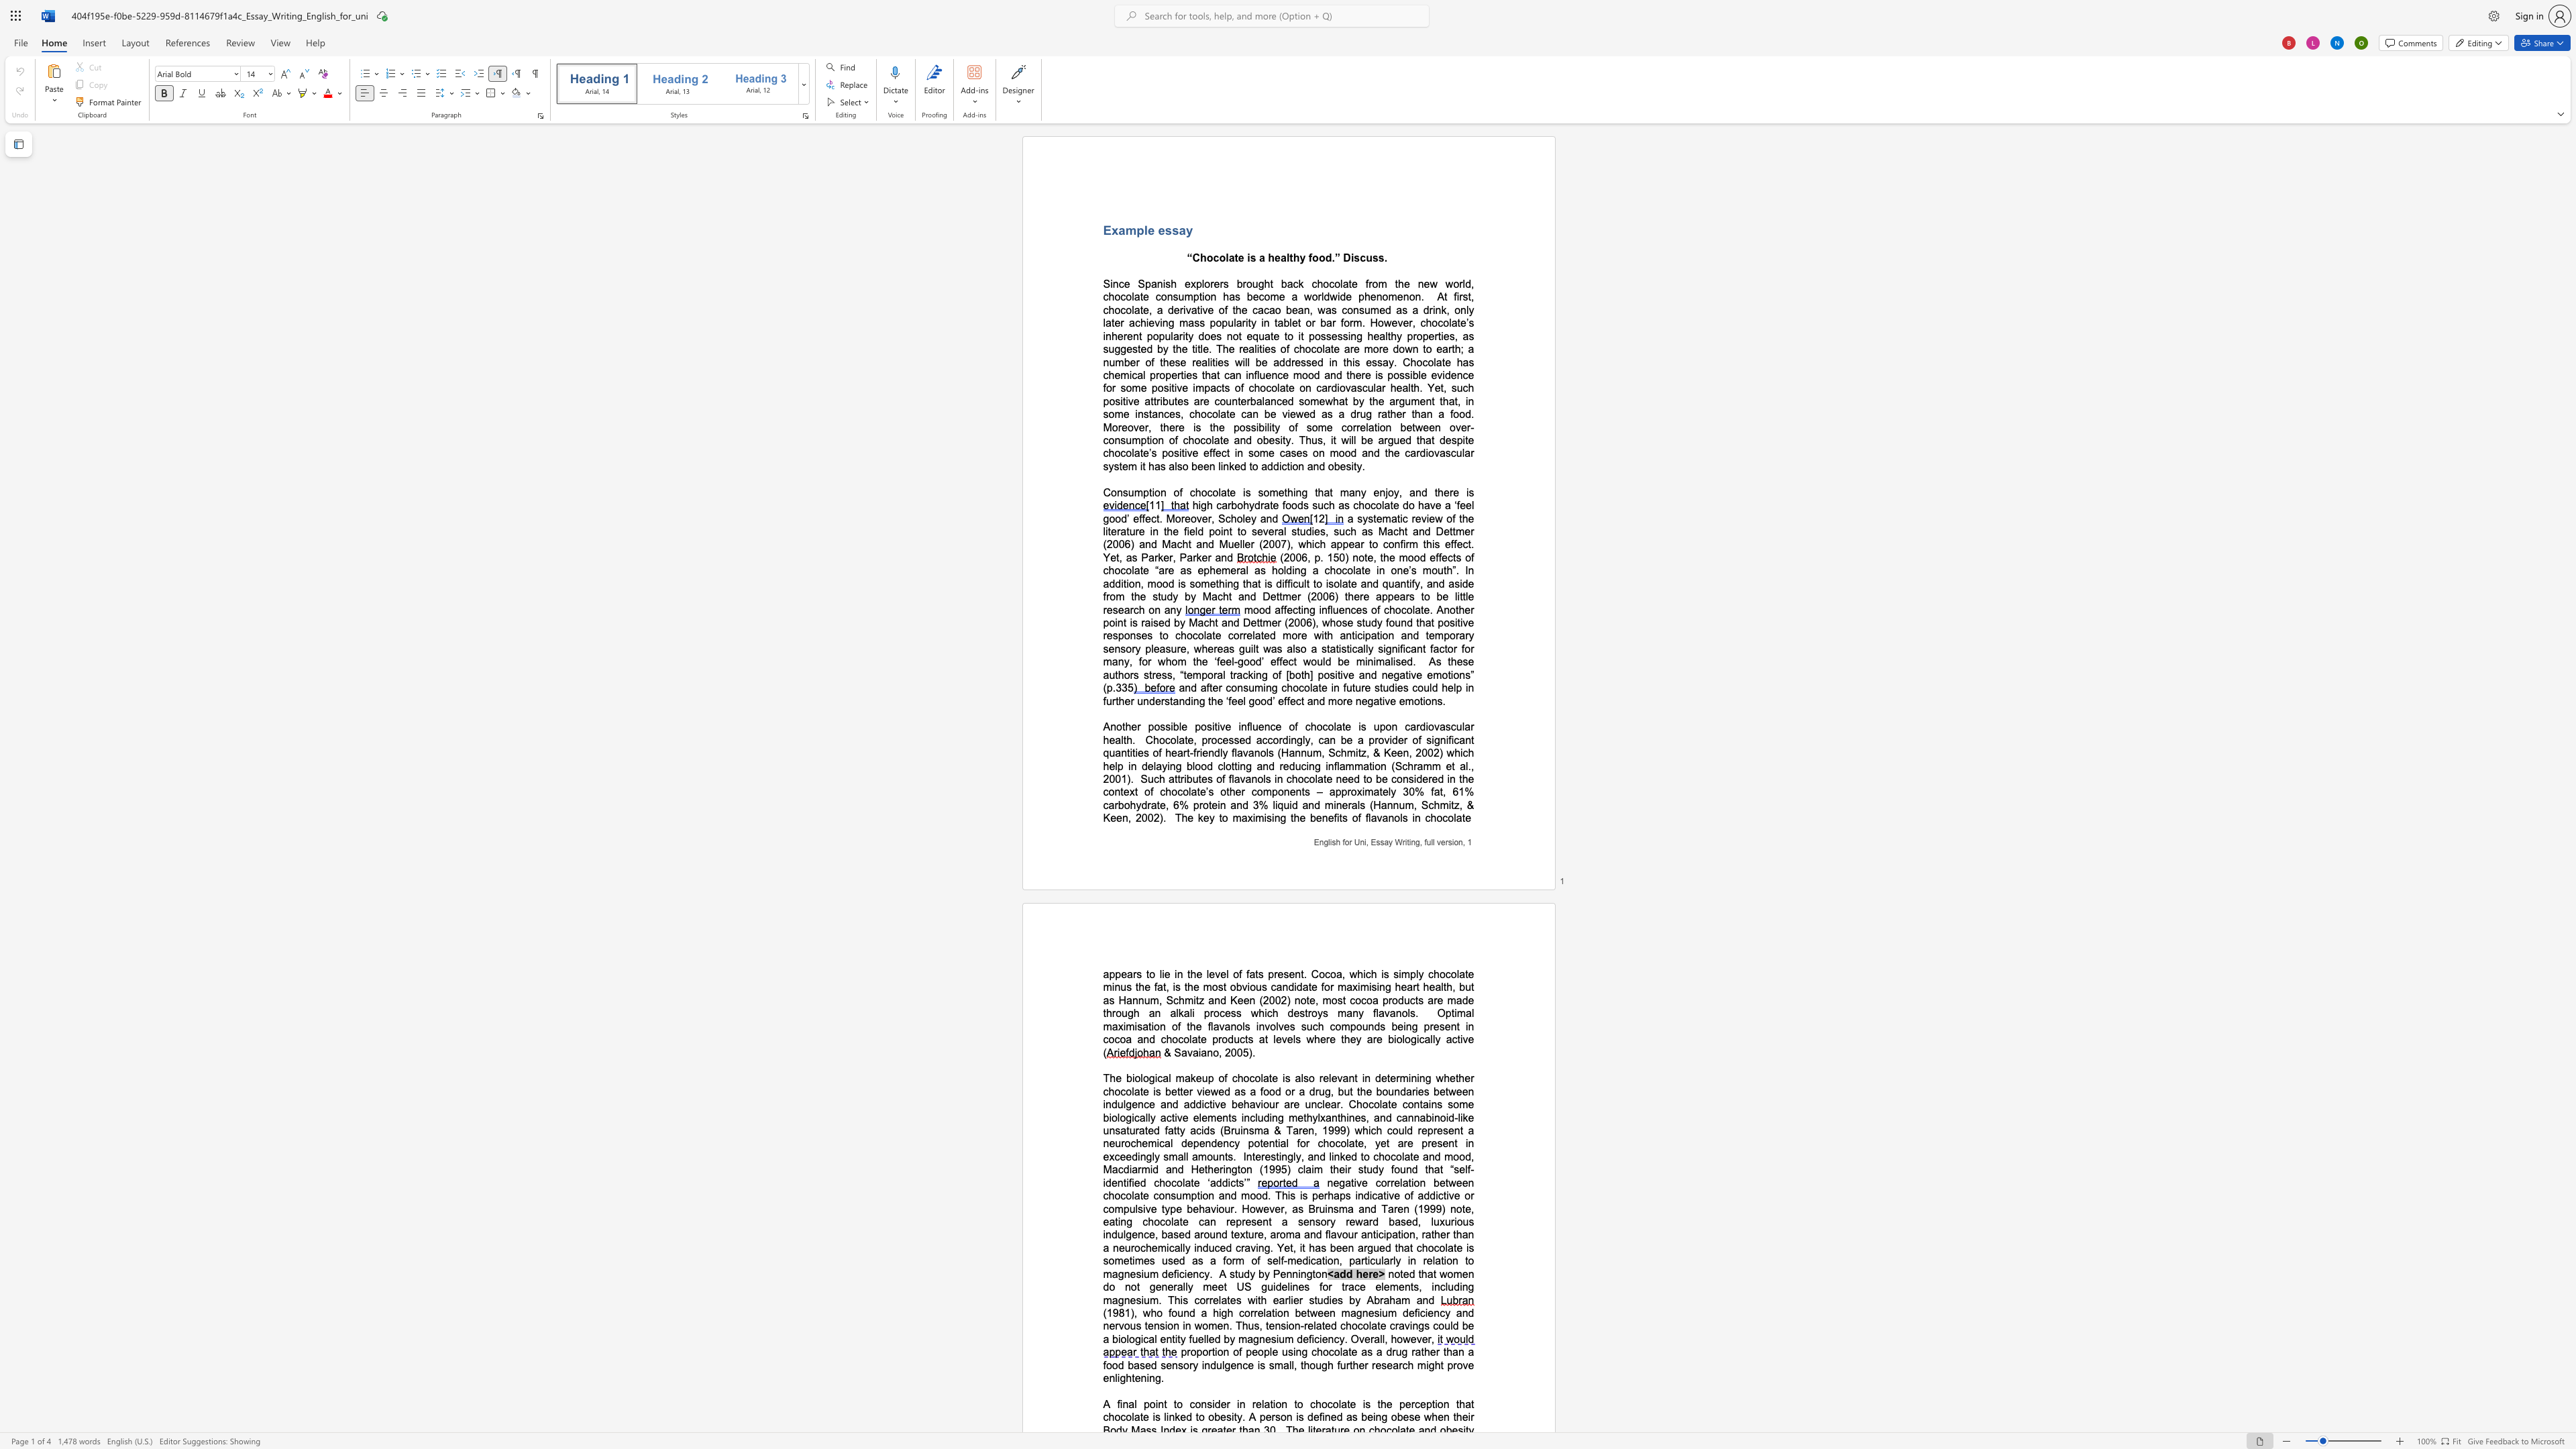  What do you see at coordinates (1342, 400) in the screenshot?
I see `the 1th character "a" in the text` at bounding box center [1342, 400].